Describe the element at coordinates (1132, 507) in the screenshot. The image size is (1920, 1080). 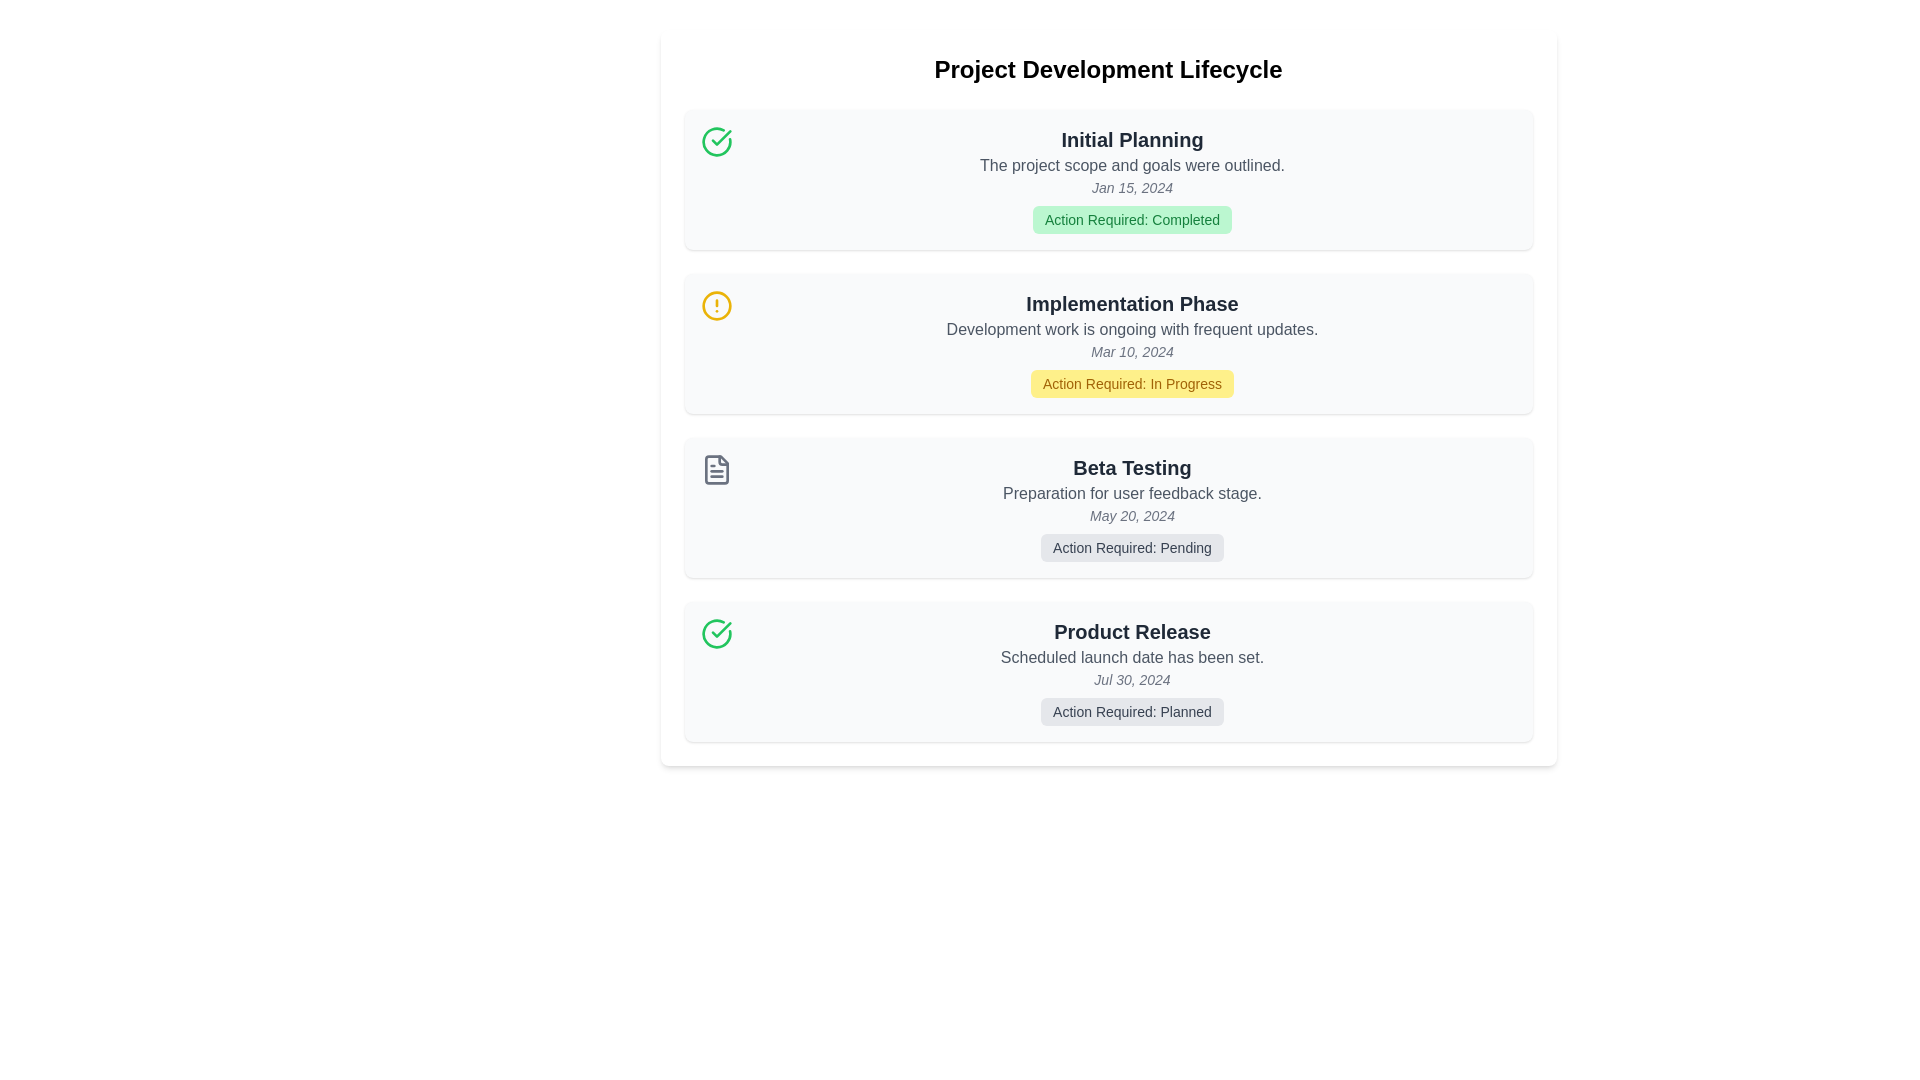
I see `the List Item that summarizes the status of the 'Beta Testing' stage in the project progress, which indicates 'Action Required: Pending'` at that location.